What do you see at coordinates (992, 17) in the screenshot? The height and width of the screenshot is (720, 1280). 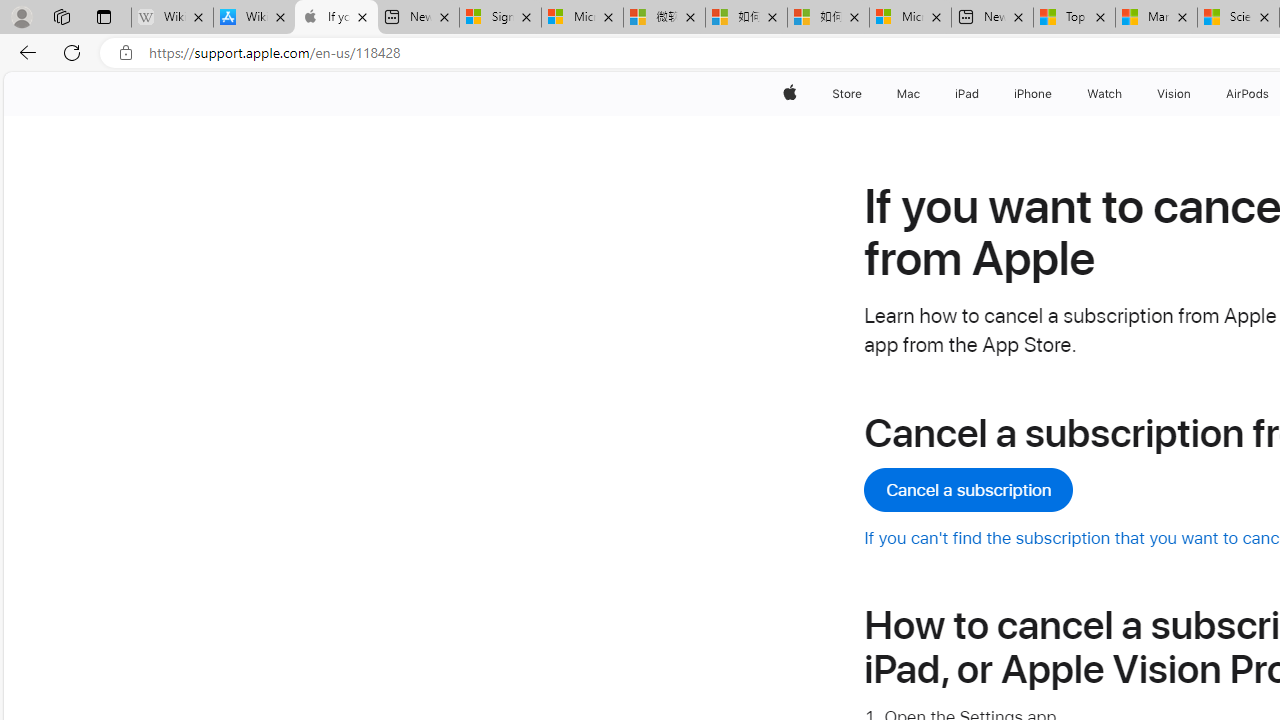 I see `'New tab'` at bounding box center [992, 17].